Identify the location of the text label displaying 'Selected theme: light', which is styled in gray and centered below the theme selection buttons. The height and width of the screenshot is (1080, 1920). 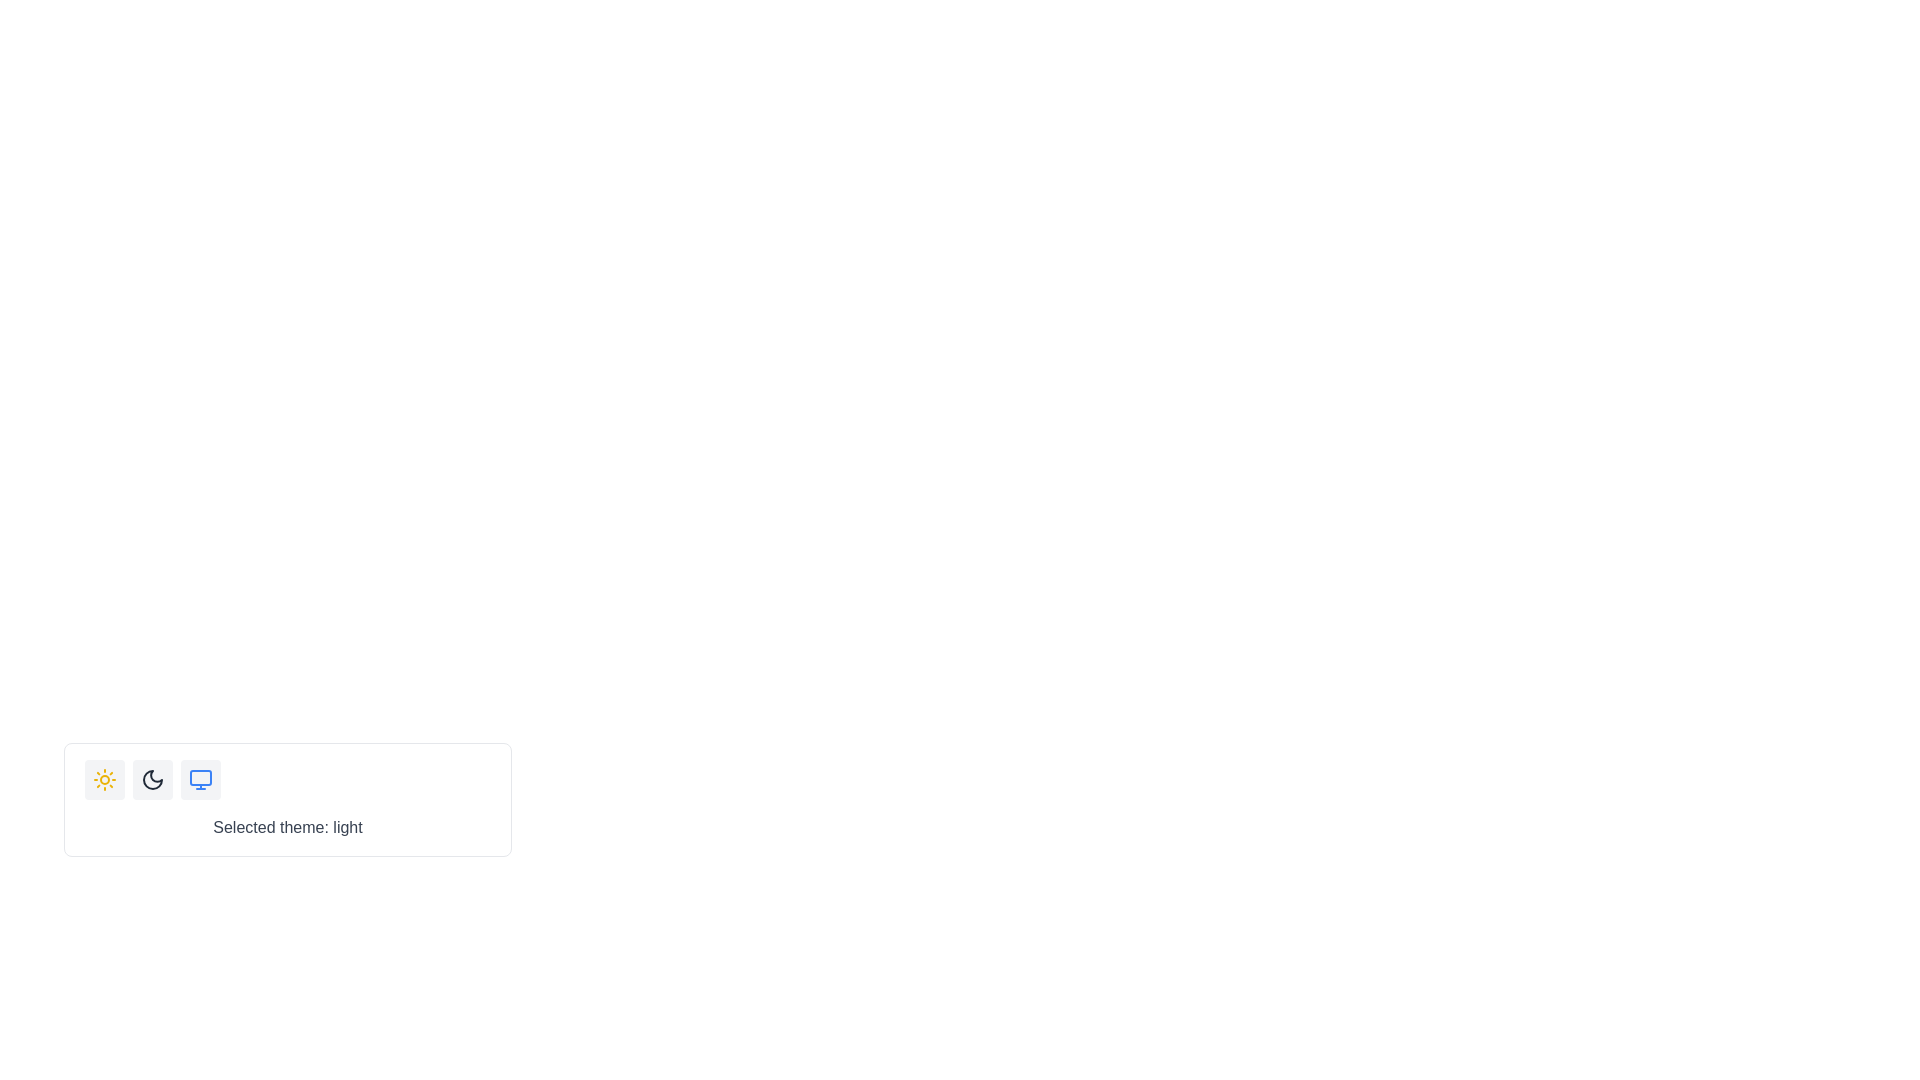
(287, 828).